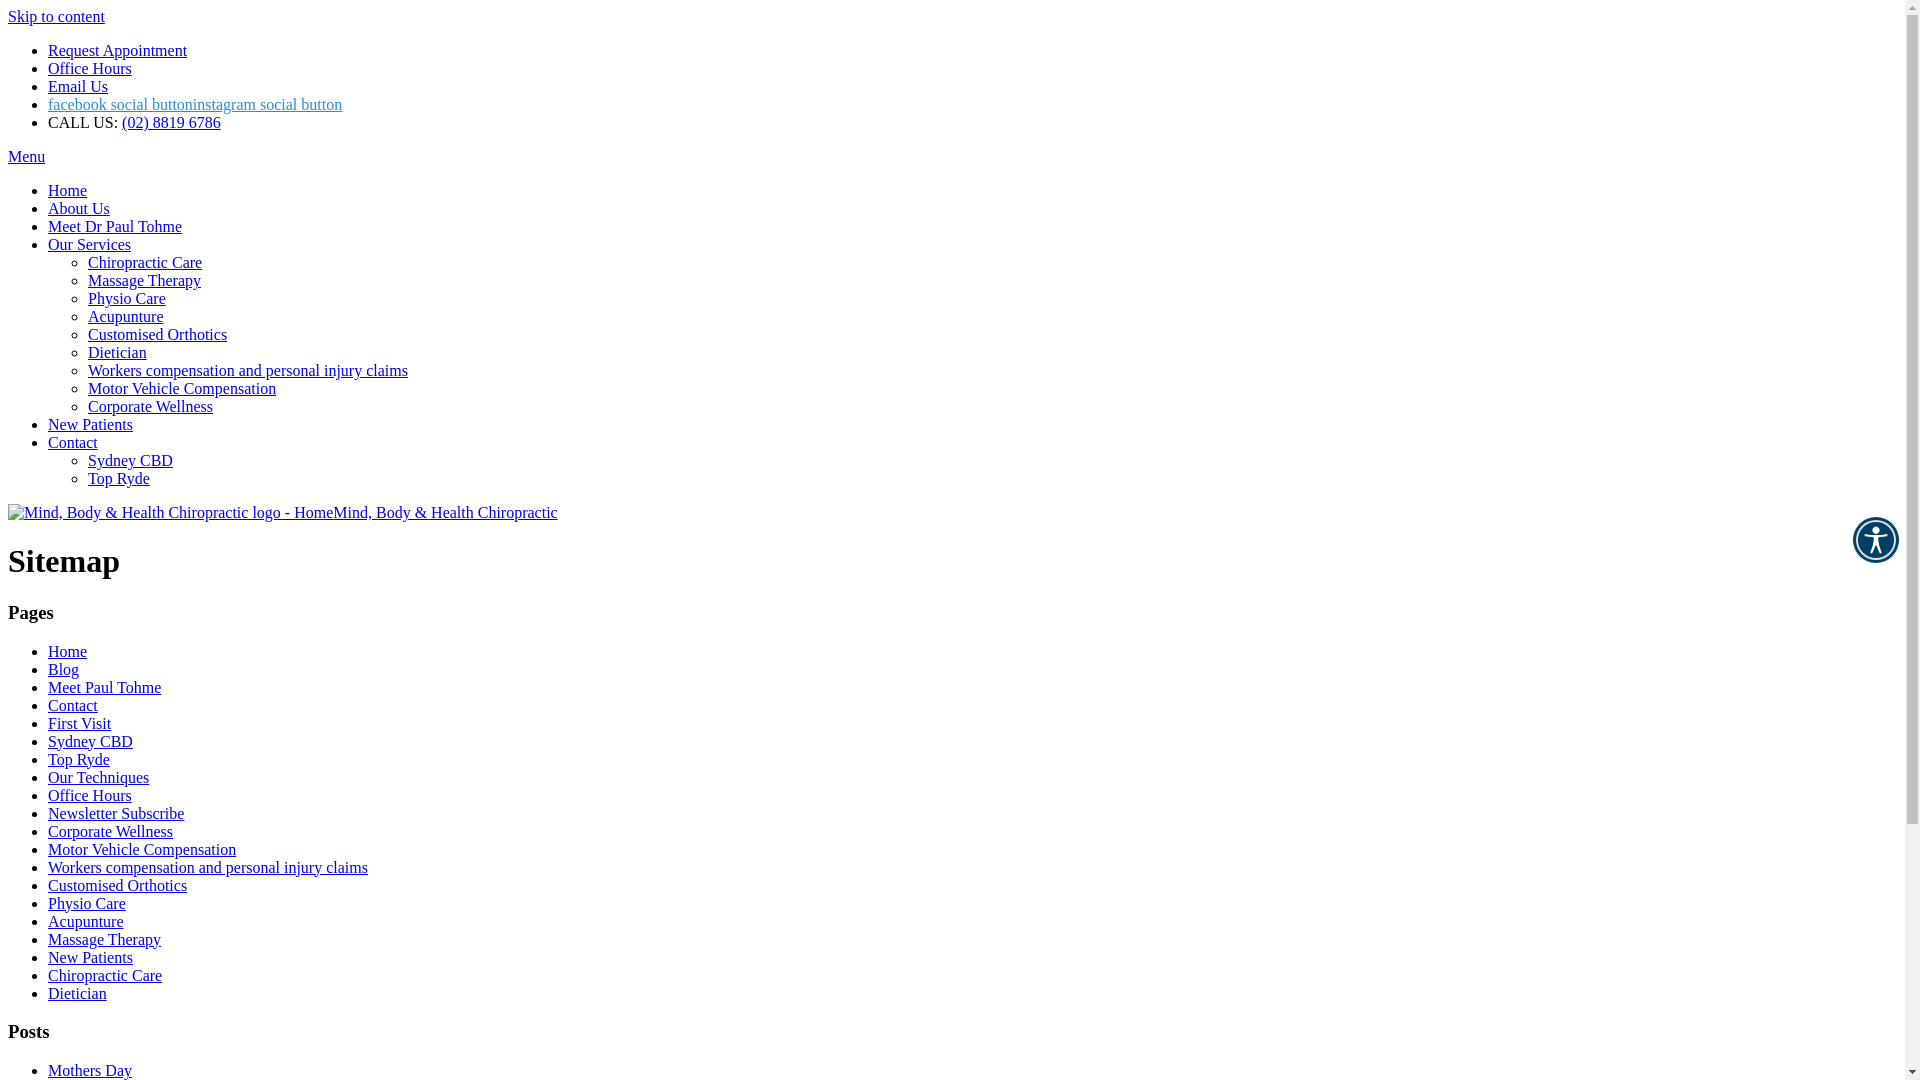 The height and width of the screenshot is (1080, 1920). Describe the element at coordinates (79, 723) in the screenshot. I see `'First Visit'` at that location.